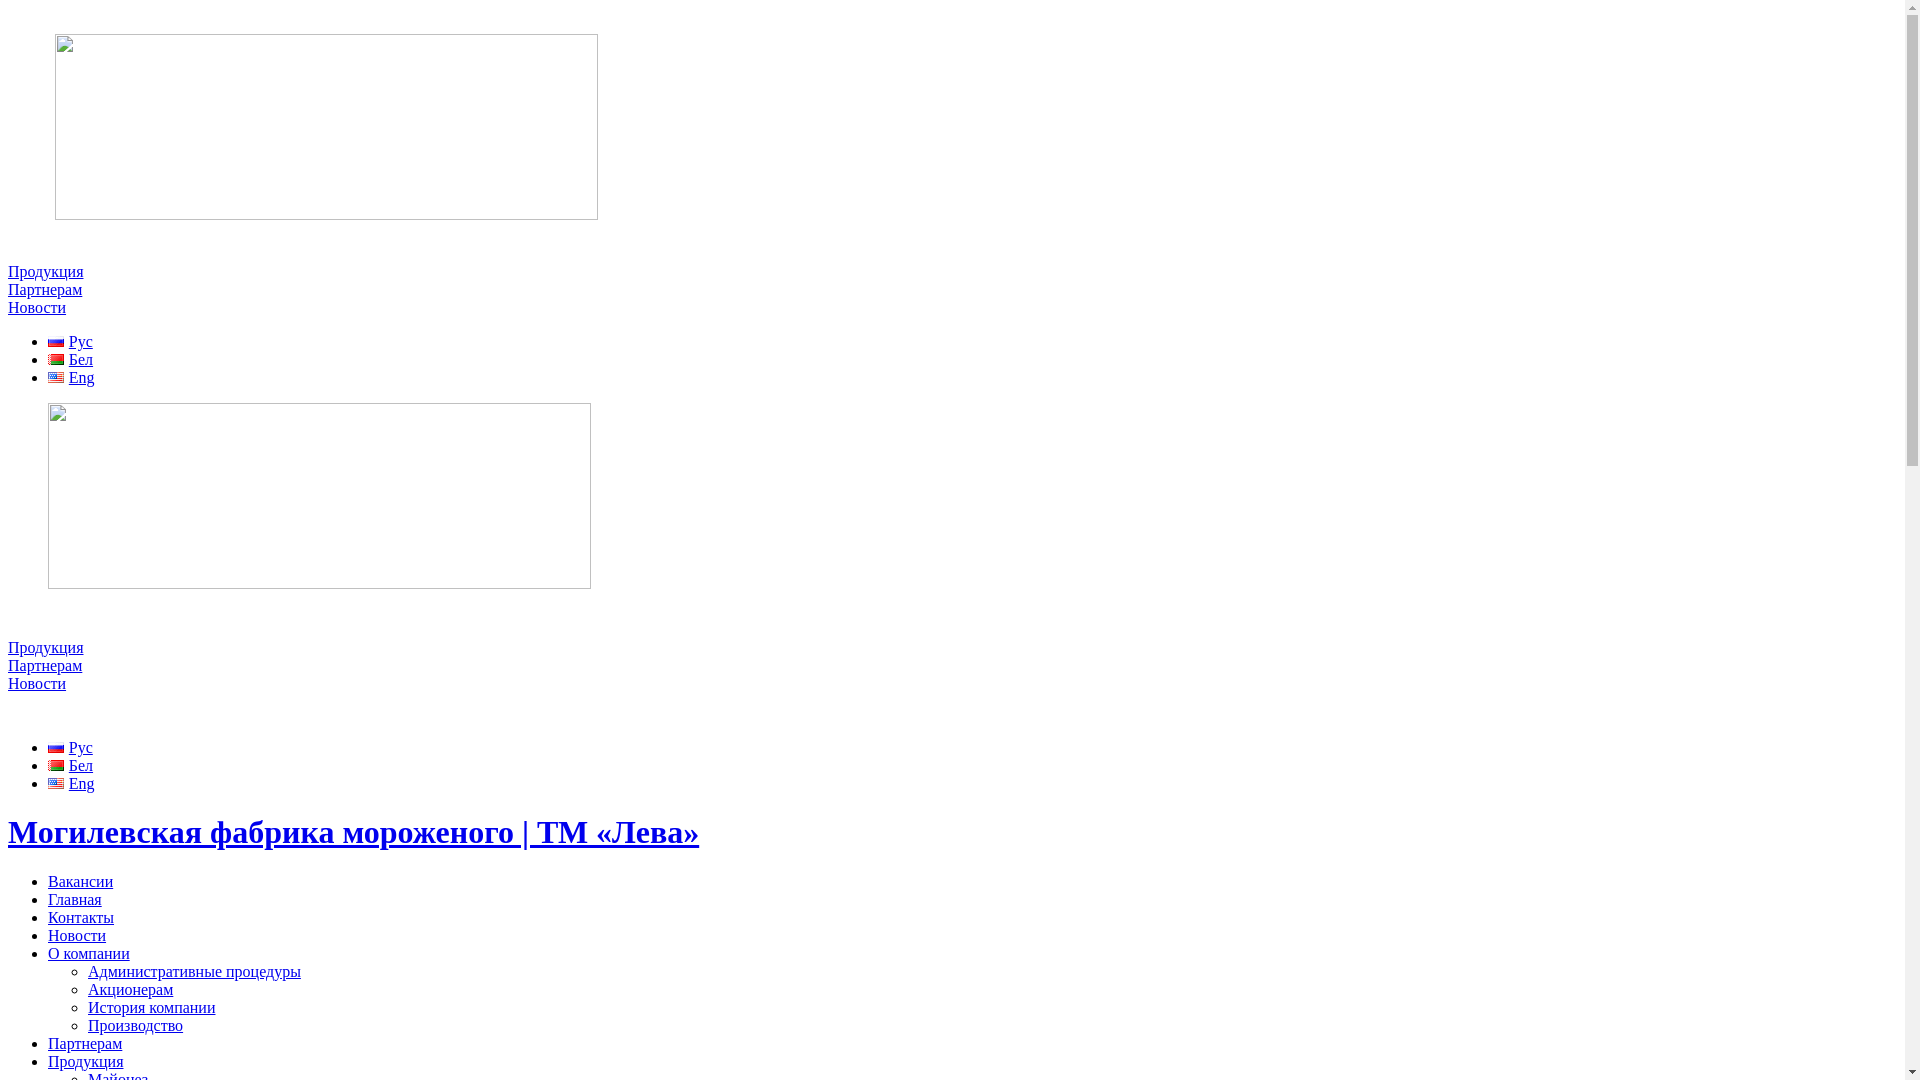 Image resolution: width=1920 pixels, height=1080 pixels. What do you see at coordinates (71, 377) in the screenshot?
I see `'Eng'` at bounding box center [71, 377].